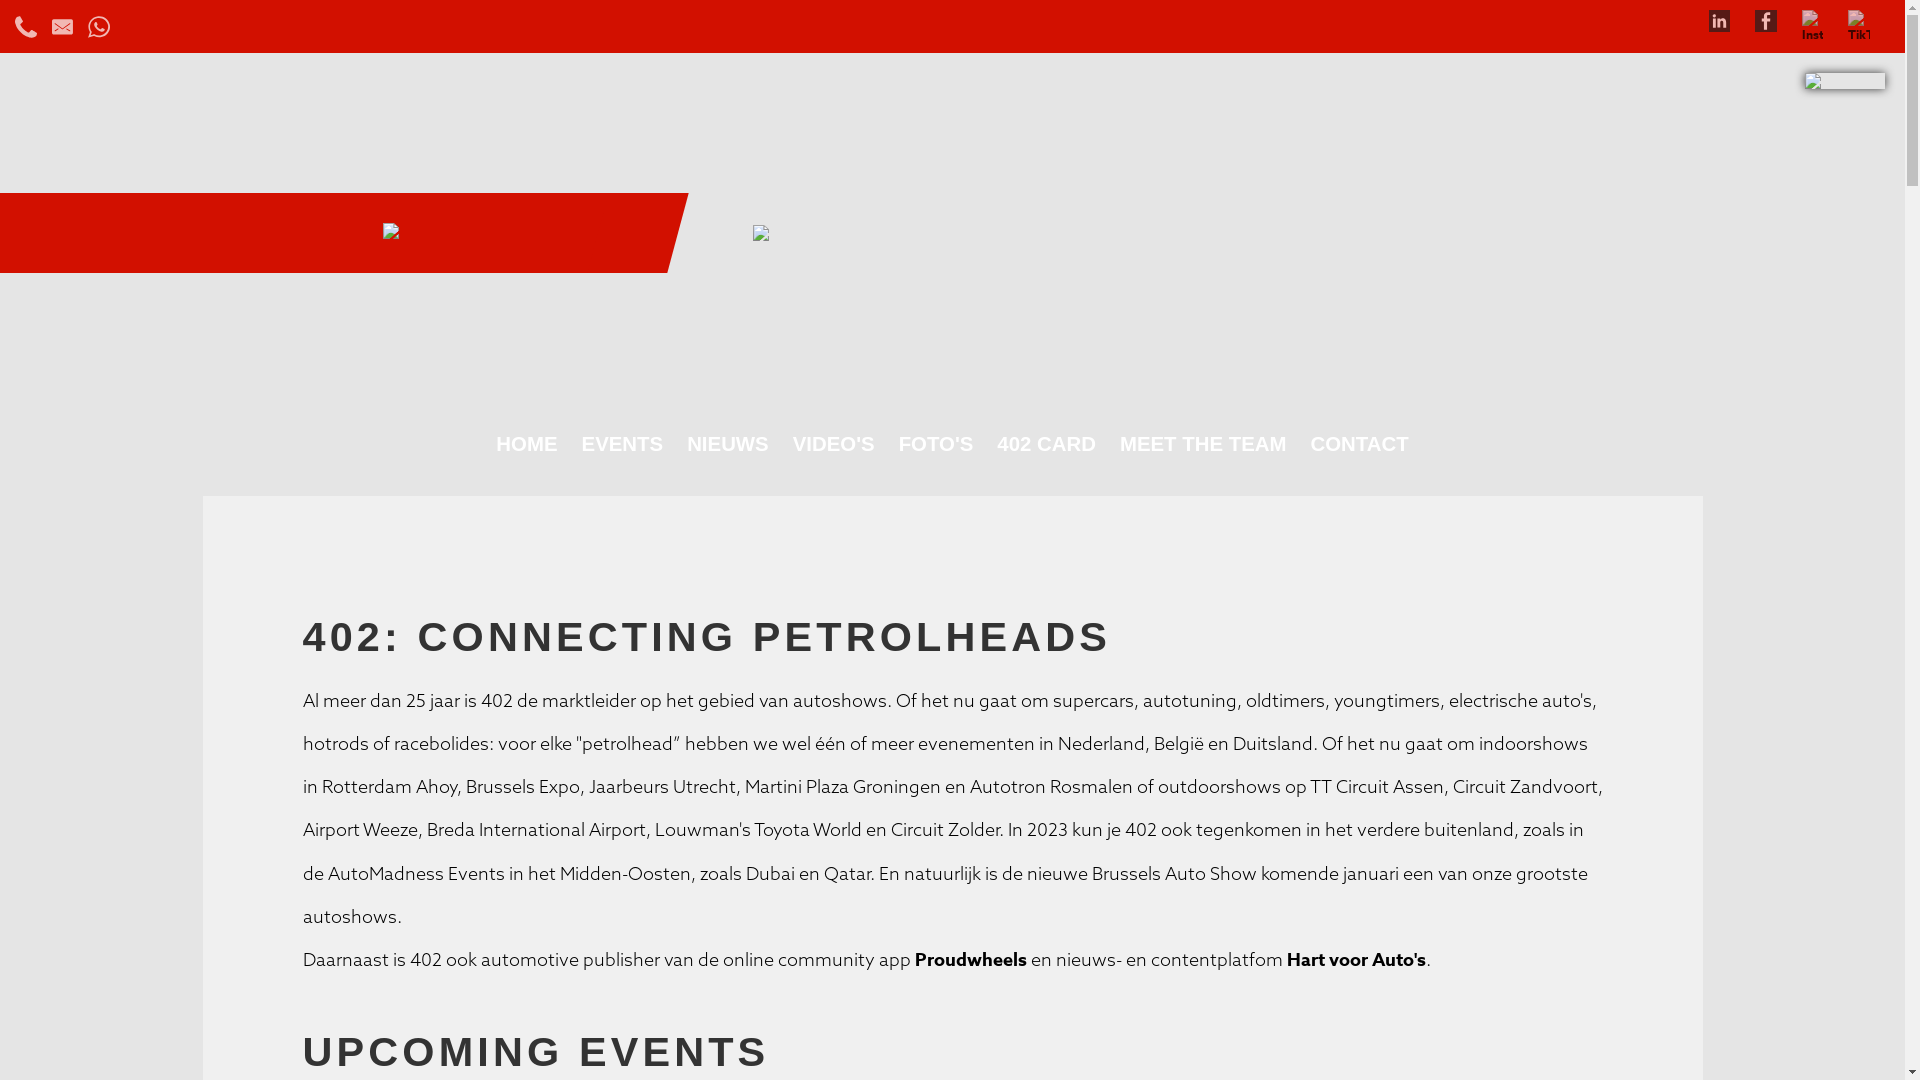 This screenshot has width=1920, height=1080. Describe the element at coordinates (675, 443) in the screenshot. I see `'NIEUWS'` at that location.